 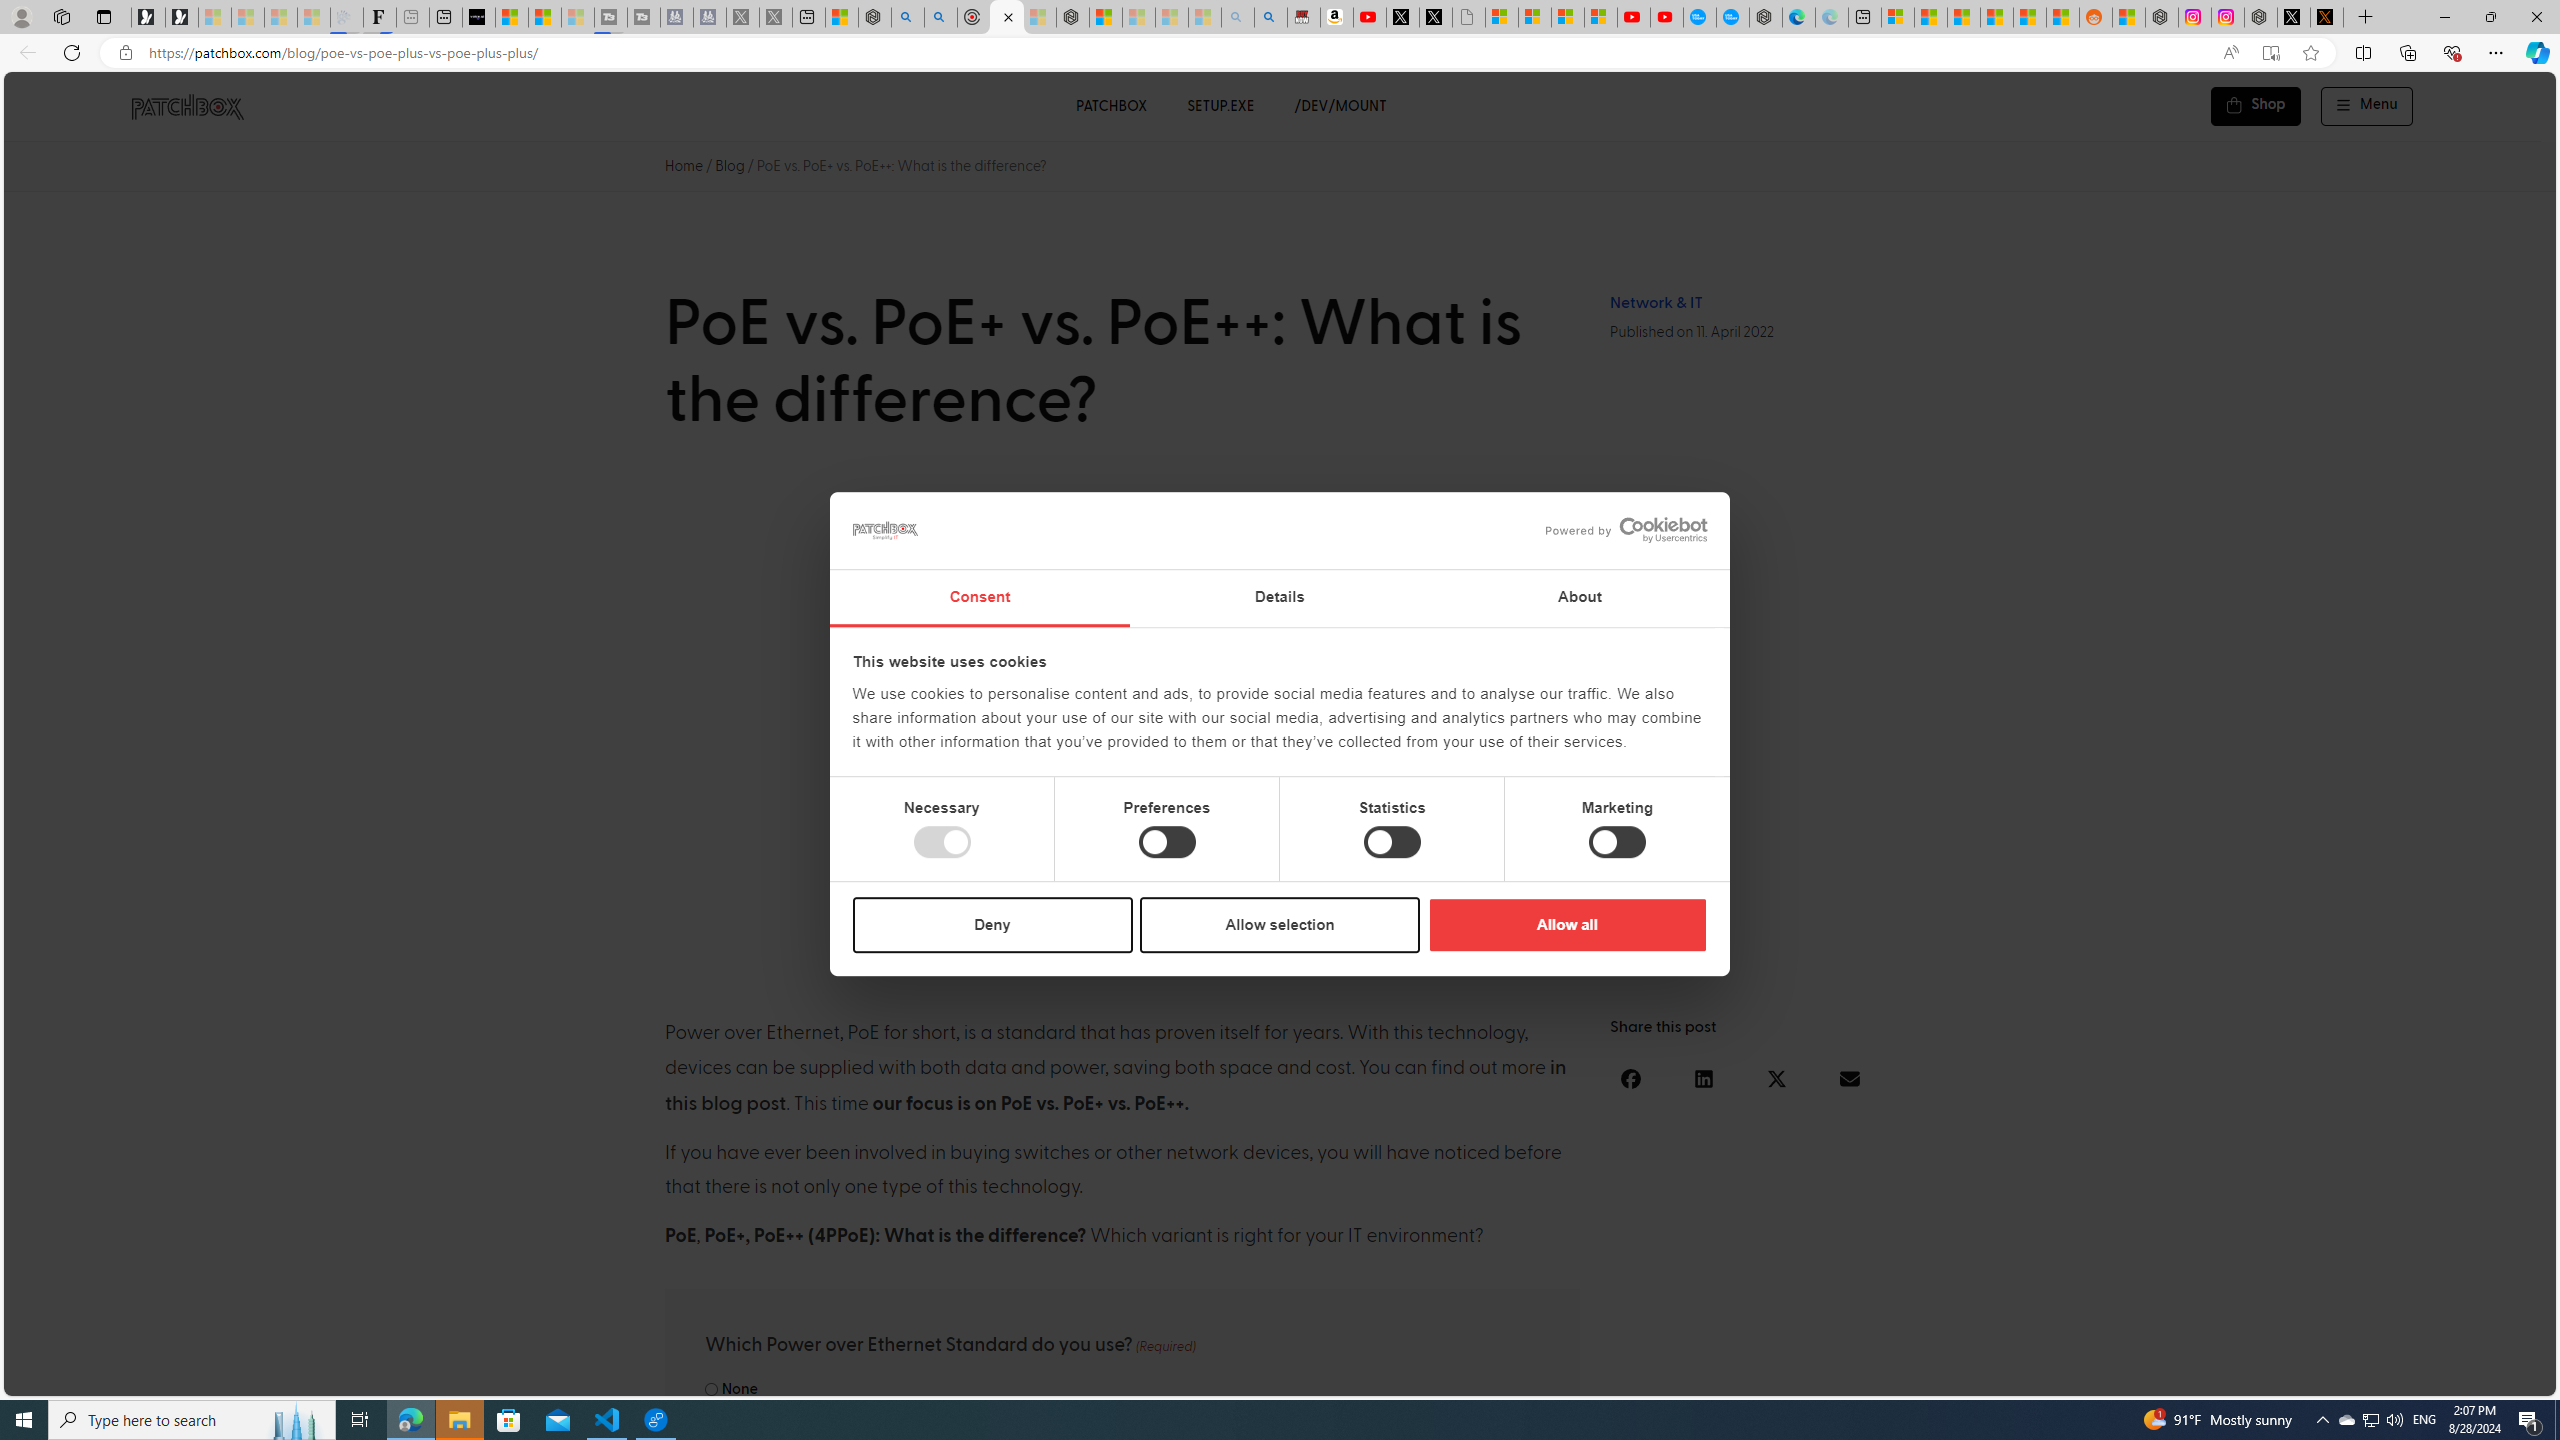 What do you see at coordinates (1110, 106) in the screenshot?
I see `'PATCHBOX'` at bounding box center [1110, 106].